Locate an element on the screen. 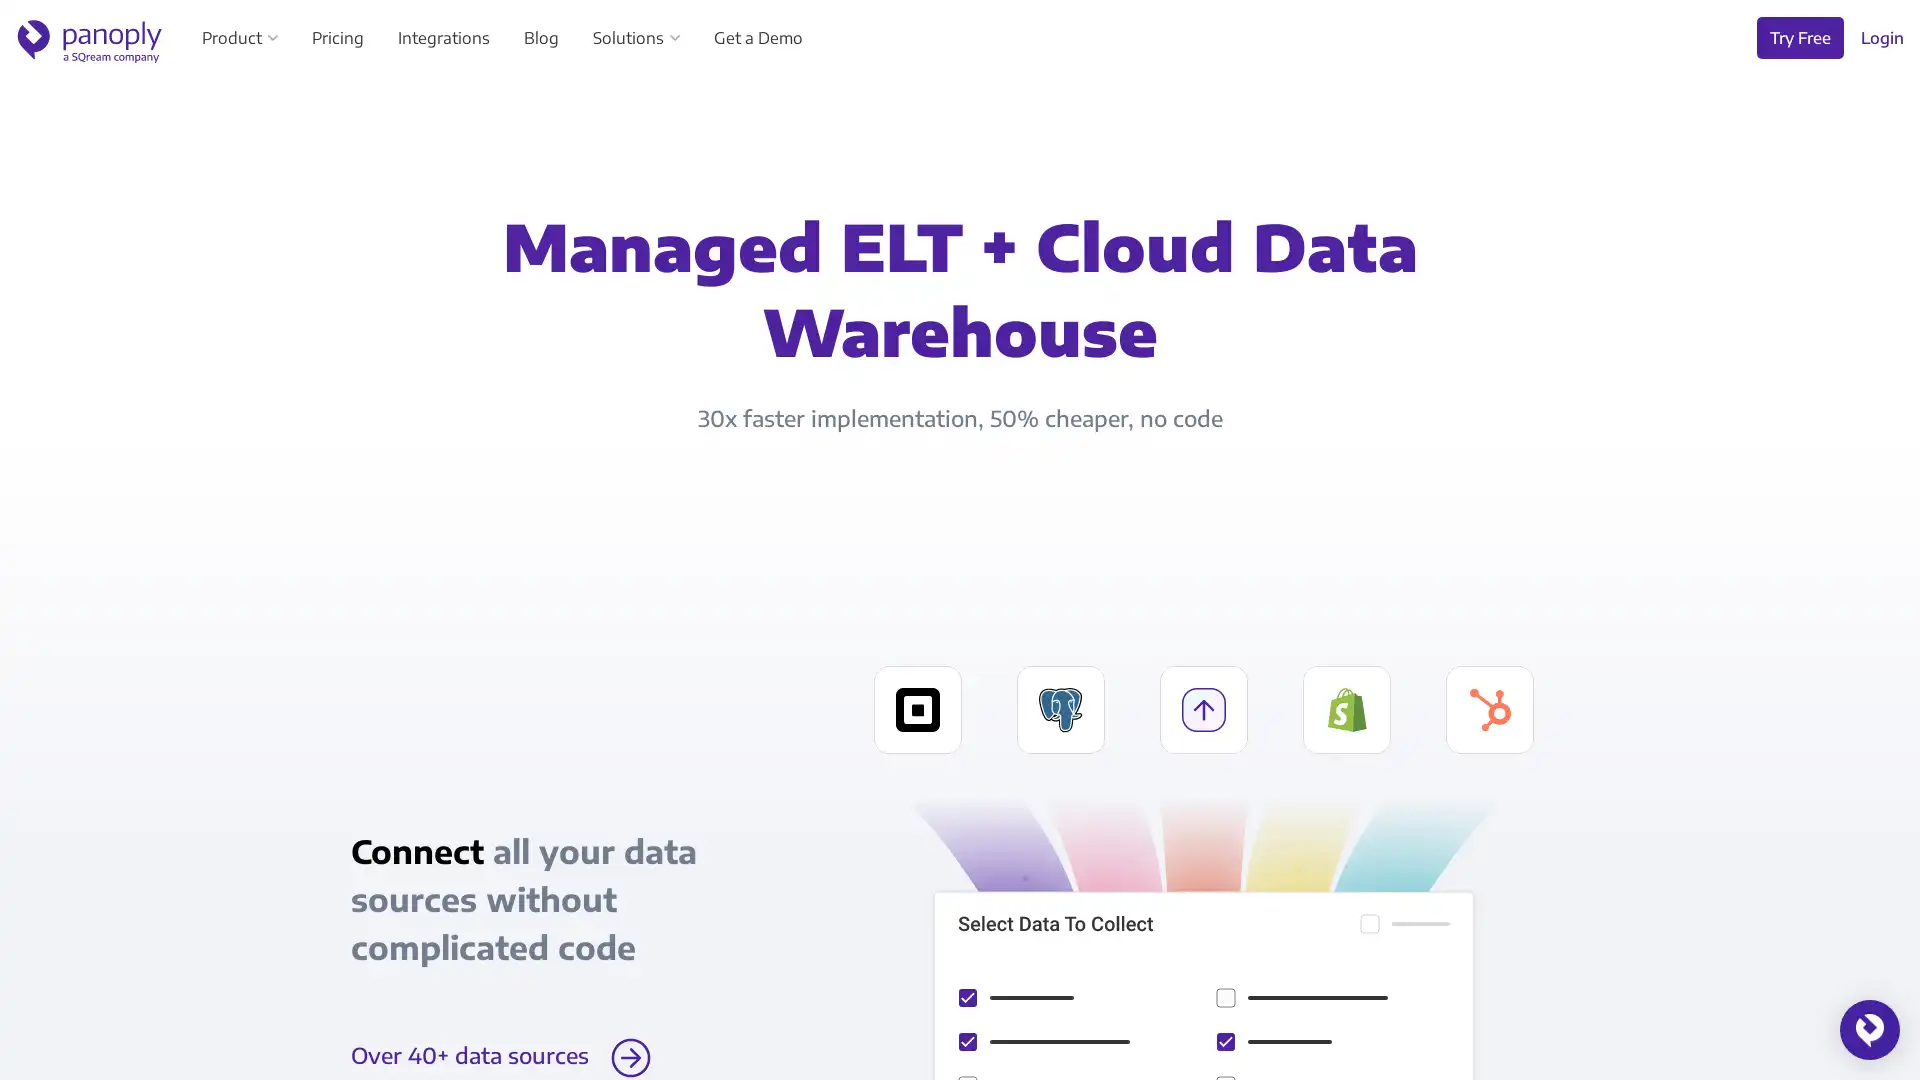  Accept is located at coordinates (925, 920).